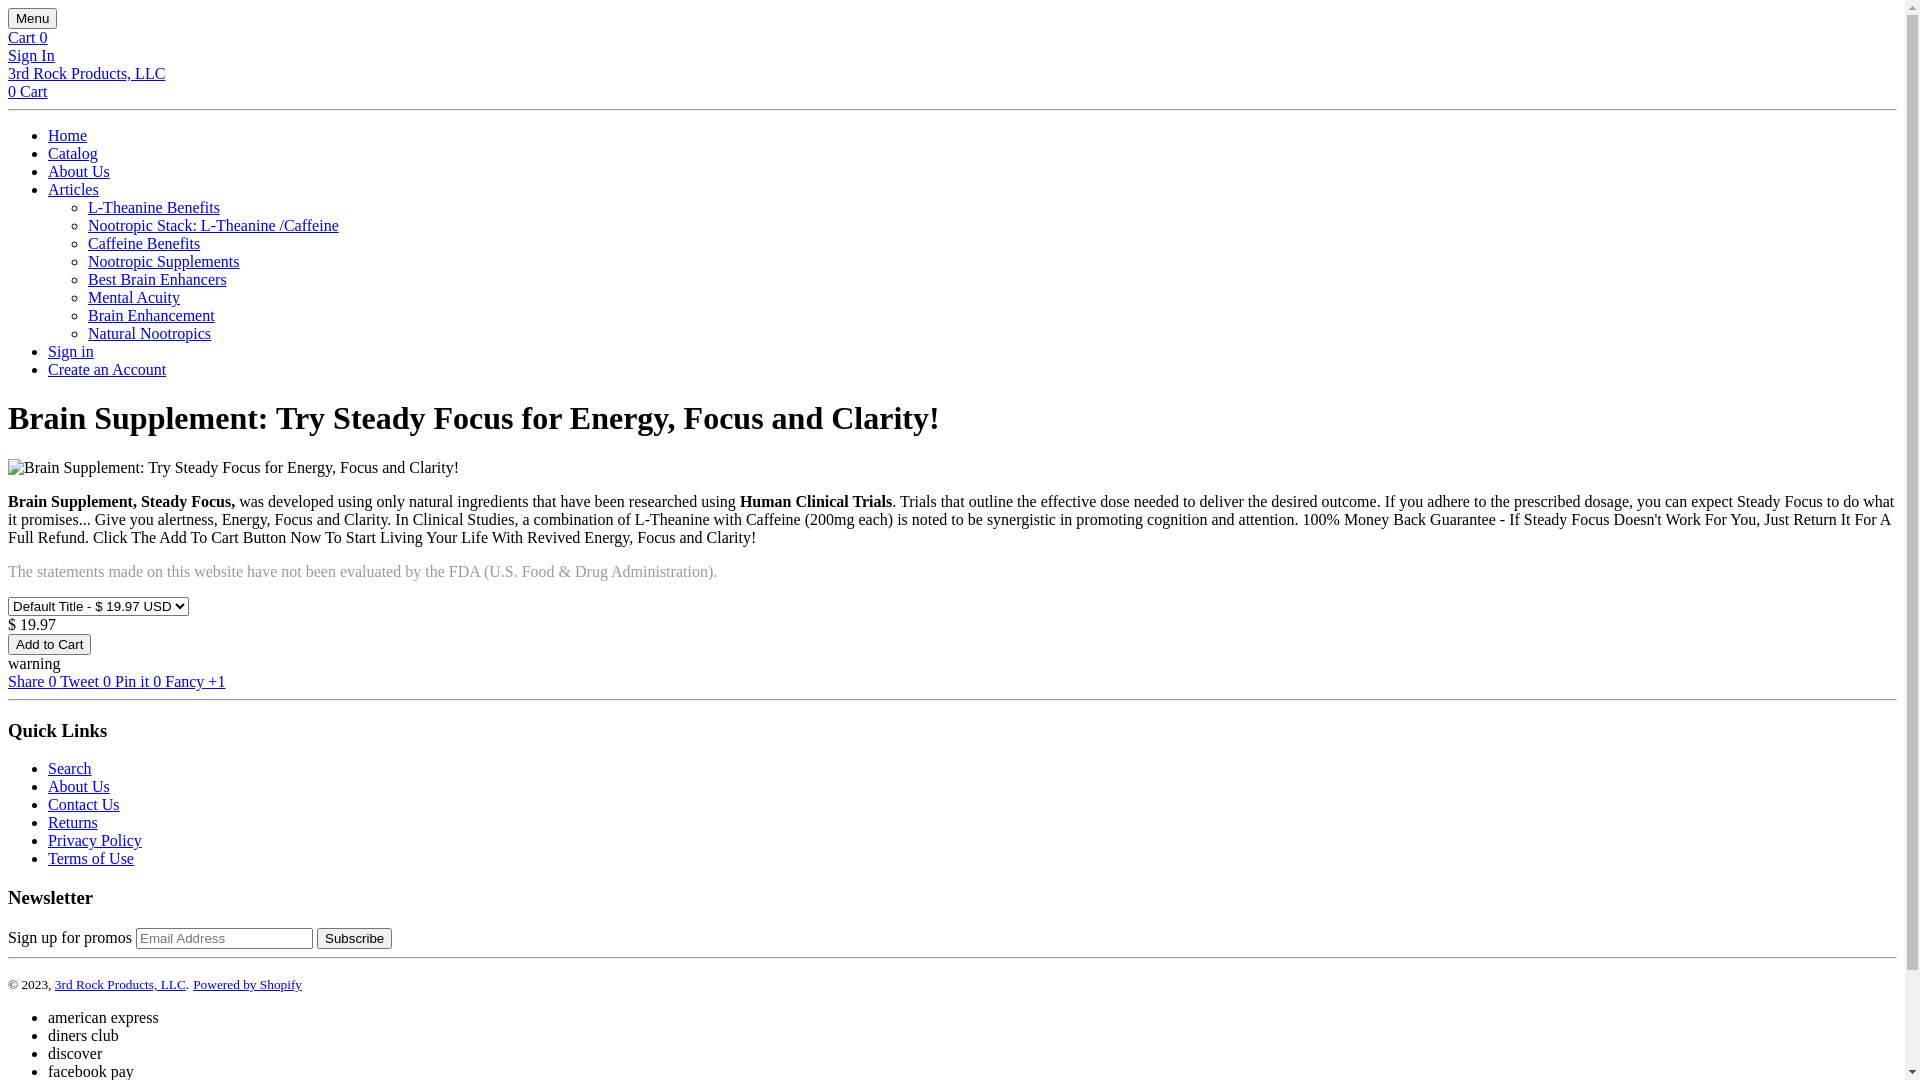 This screenshot has height=1080, width=1920. Describe the element at coordinates (59, 680) in the screenshot. I see `'Tweet 0'` at that location.